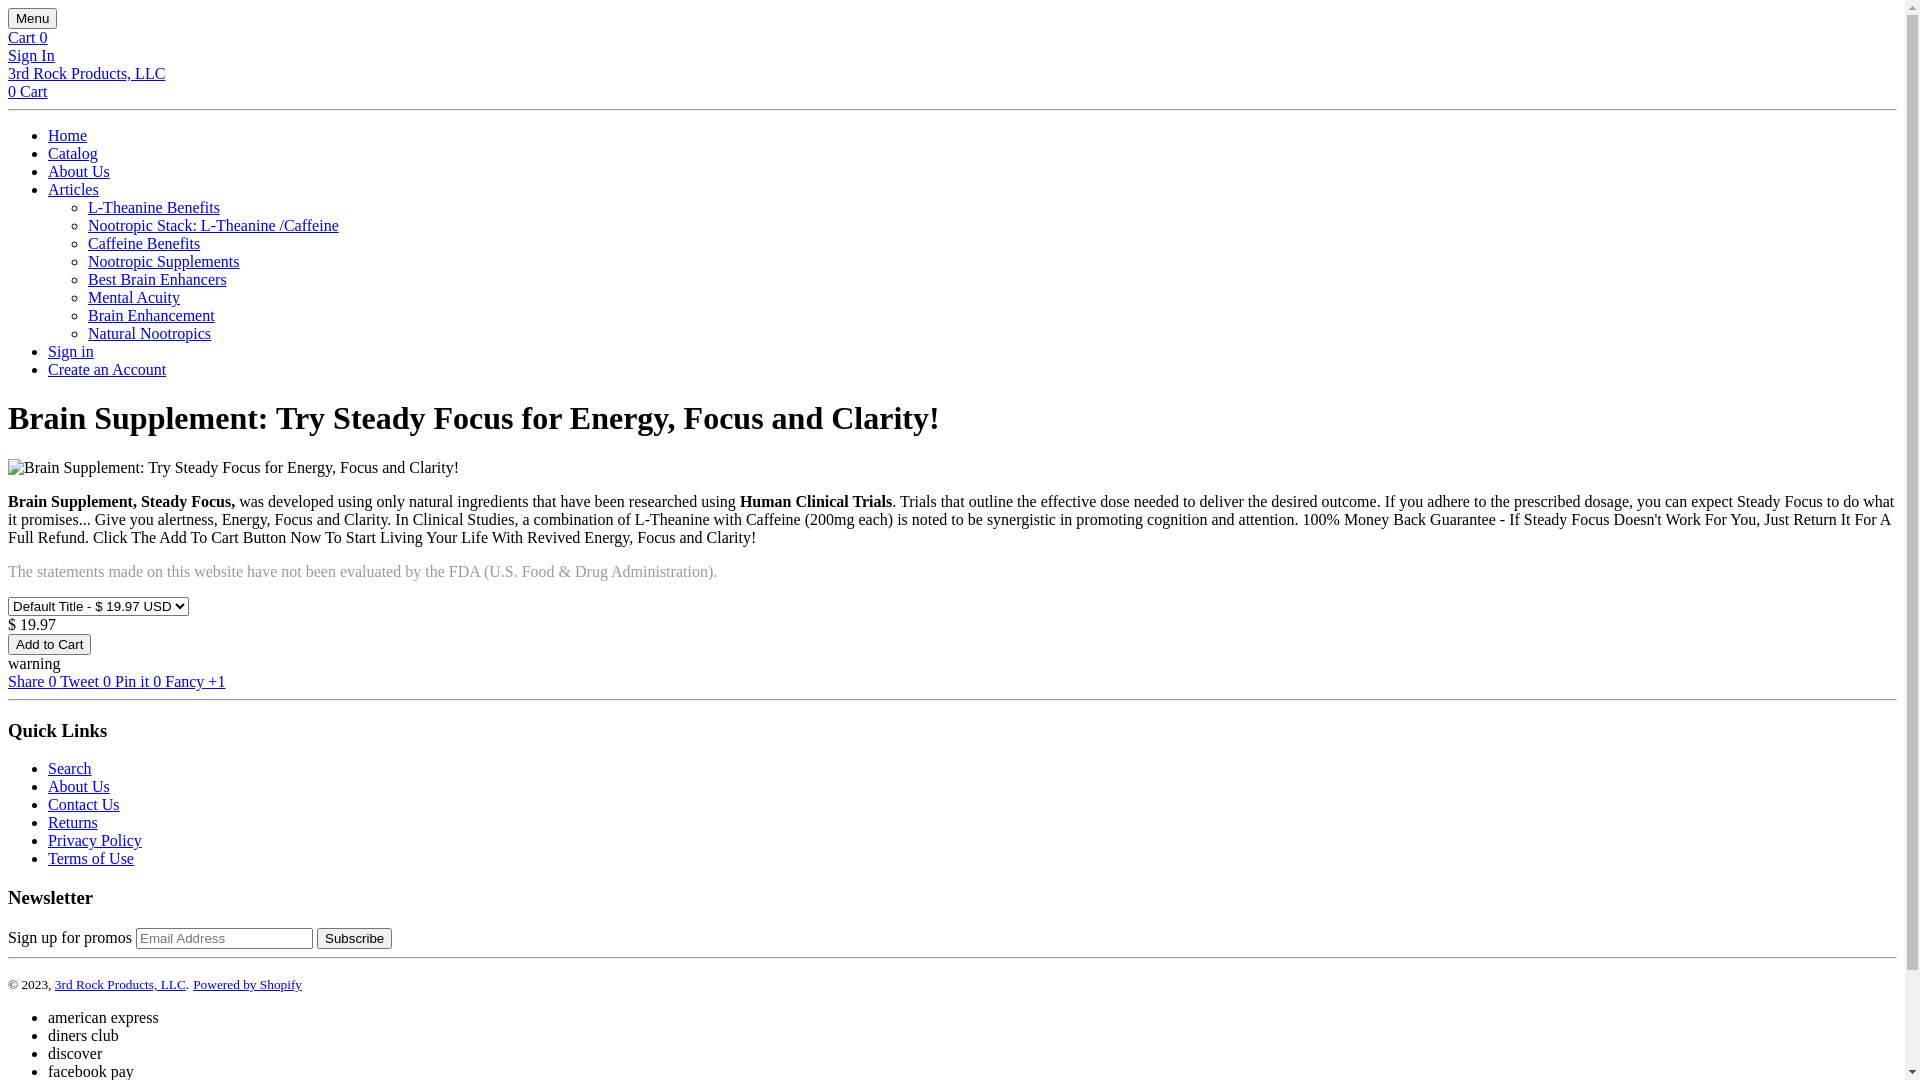 This screenshot has height=1080, width=1920. Describe the element at coordinates (59, 680) in the screenshot. I see `'Tweet 0'` at that location.